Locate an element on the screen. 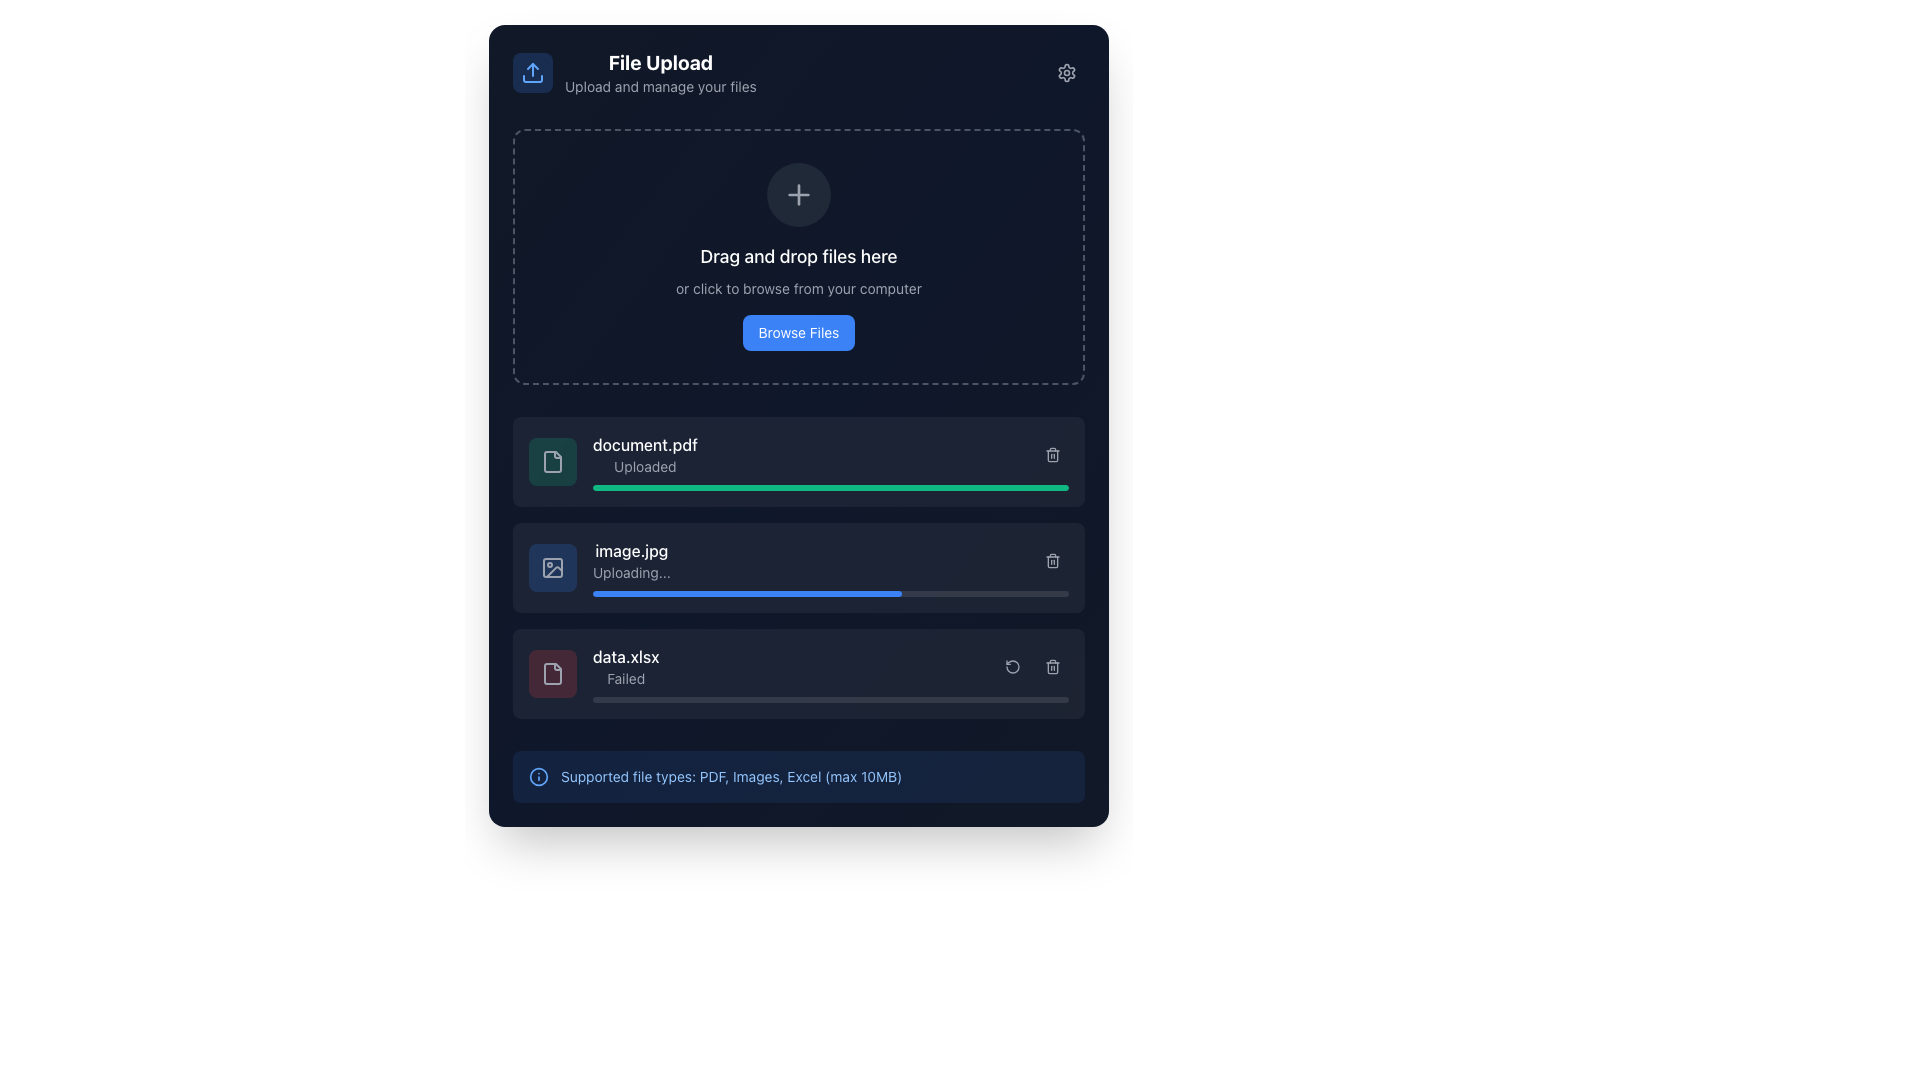 The image size is (1920, 1080). the Text Label displaying the file name 'image.jpg' which is located in the second file entry above the status indicator 'Uploading...' is located at coordinates (630, 551).